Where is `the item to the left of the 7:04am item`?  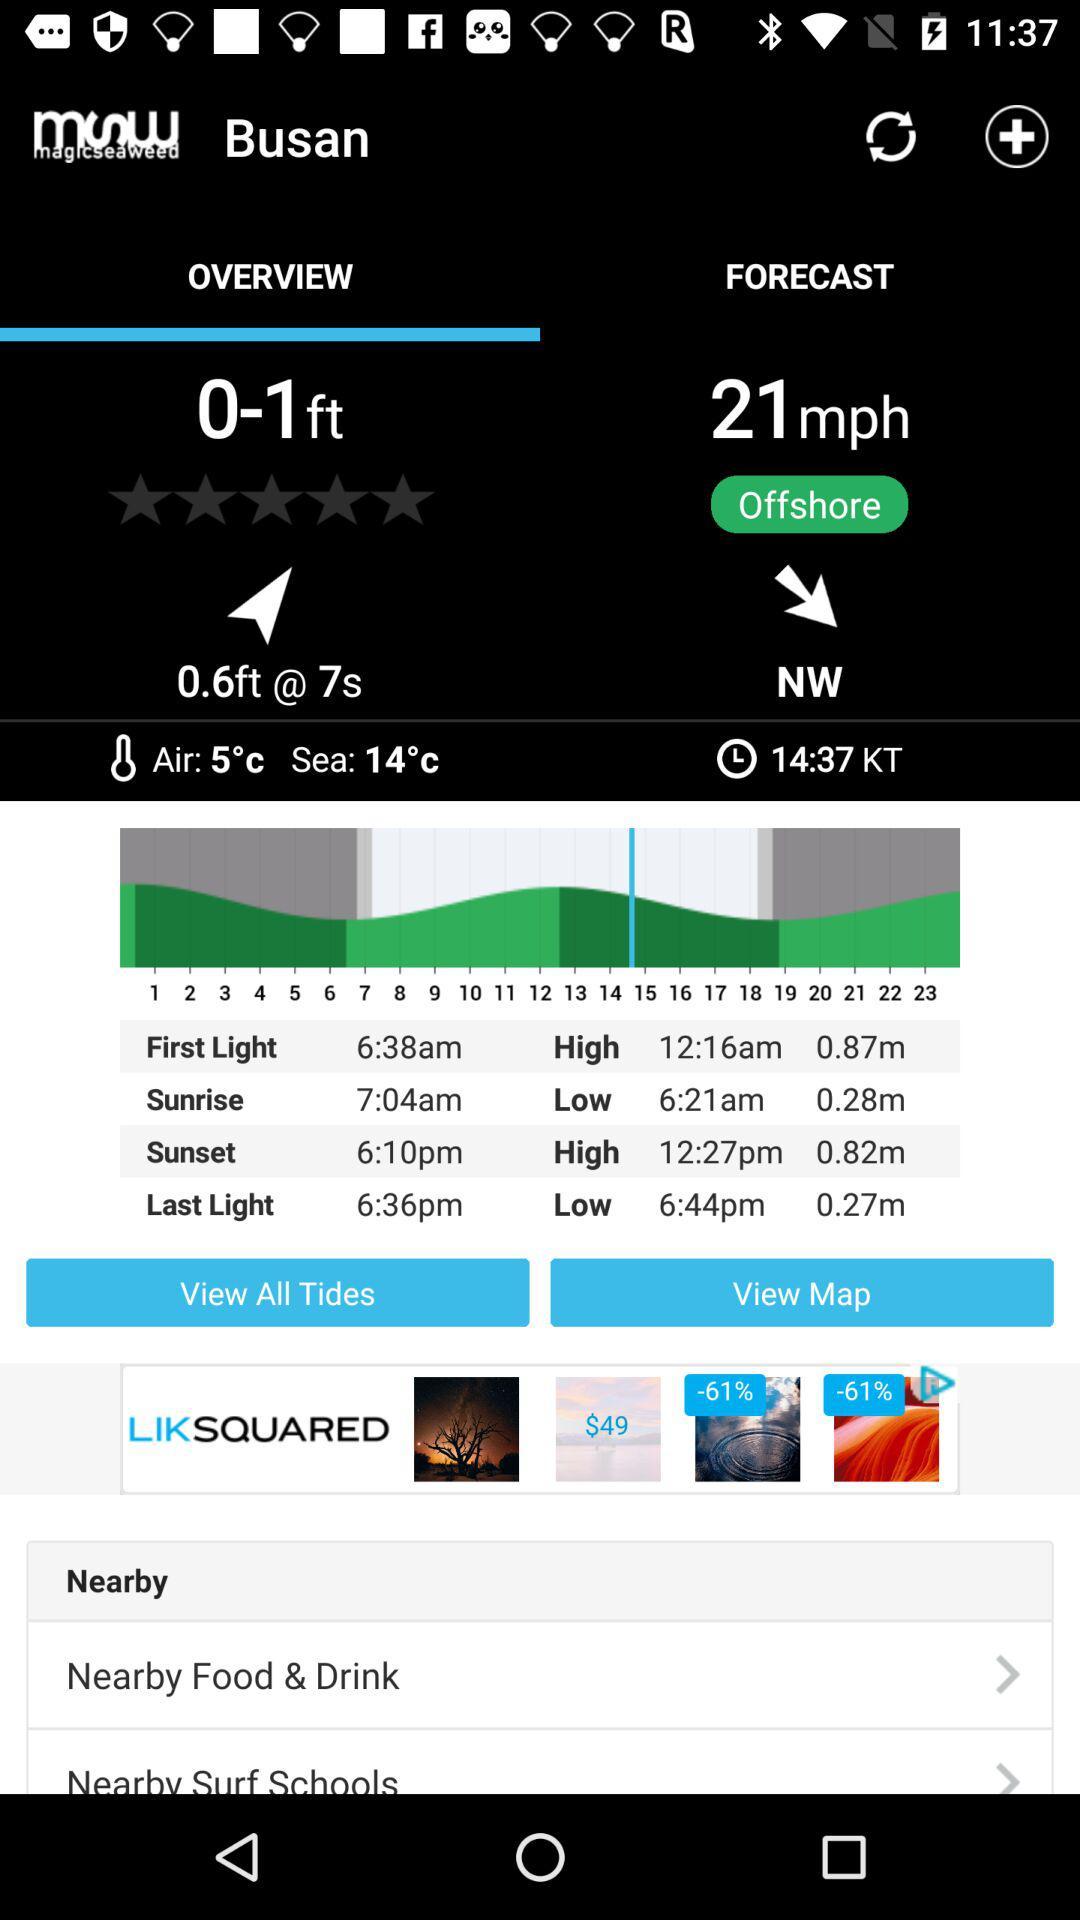 the item to the left of the 7:04am item is located at coordinates (250, 1151).